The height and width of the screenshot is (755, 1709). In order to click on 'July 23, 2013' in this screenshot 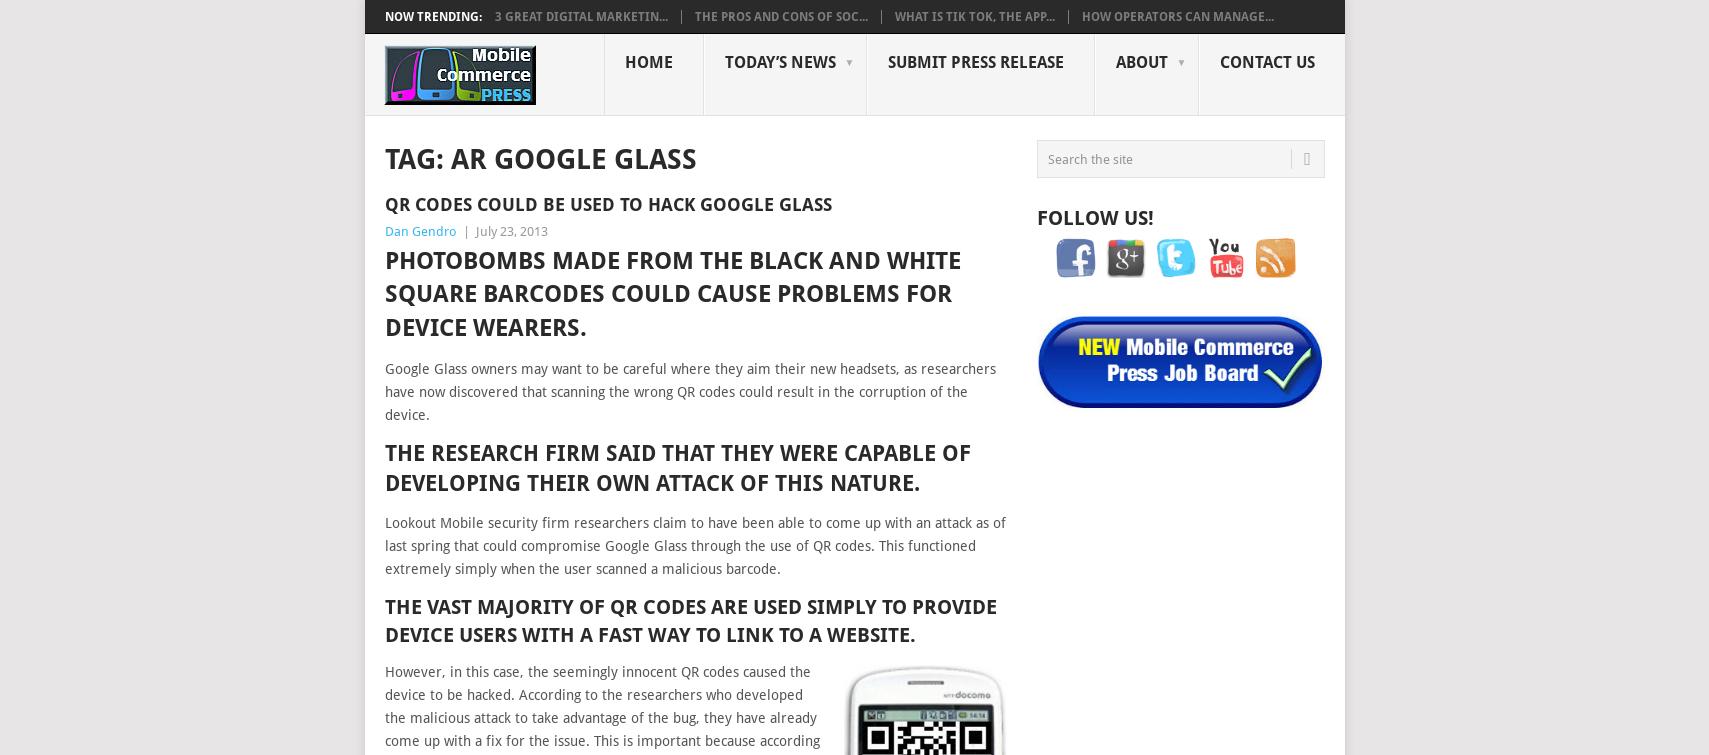, I will do `click(473, 230)`.